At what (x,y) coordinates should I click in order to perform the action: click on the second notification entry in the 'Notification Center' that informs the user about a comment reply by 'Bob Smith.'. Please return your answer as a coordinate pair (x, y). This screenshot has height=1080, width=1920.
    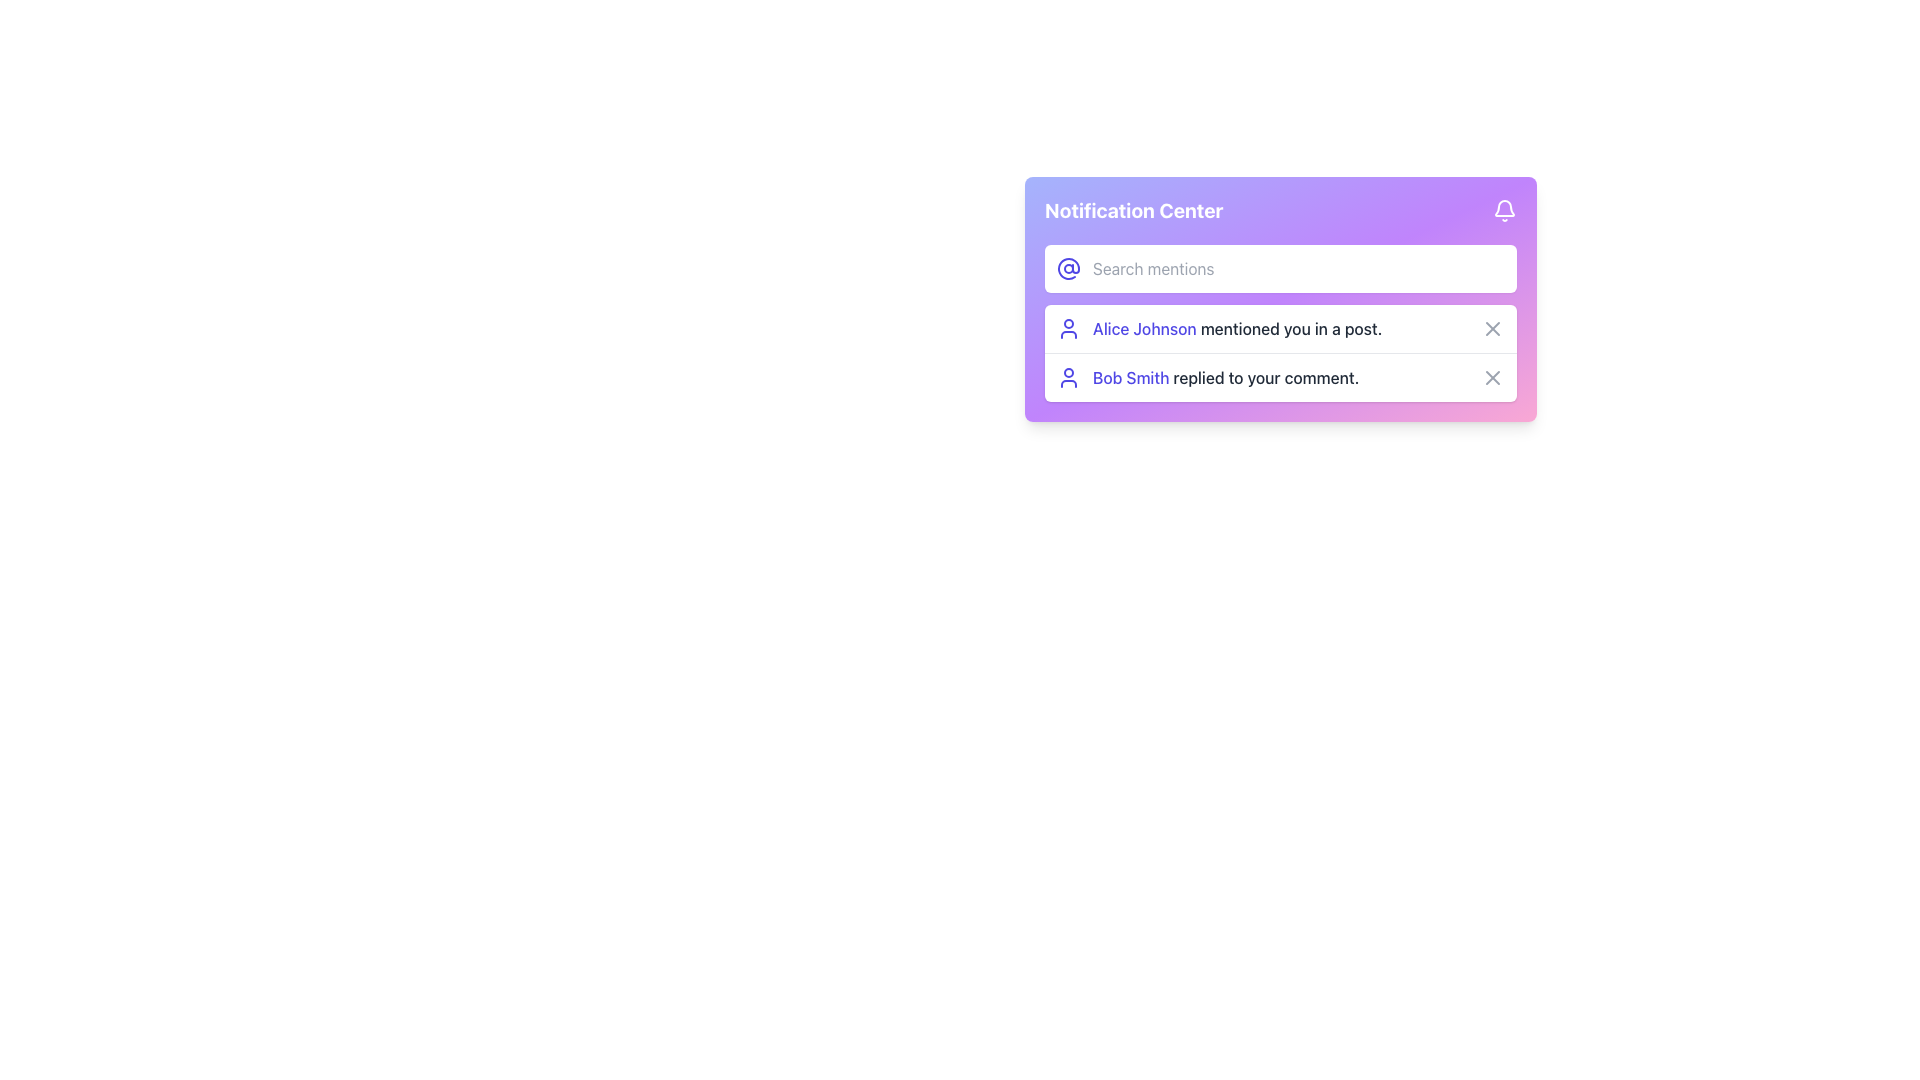
    Looking at the image, I should click on (1281, 377).